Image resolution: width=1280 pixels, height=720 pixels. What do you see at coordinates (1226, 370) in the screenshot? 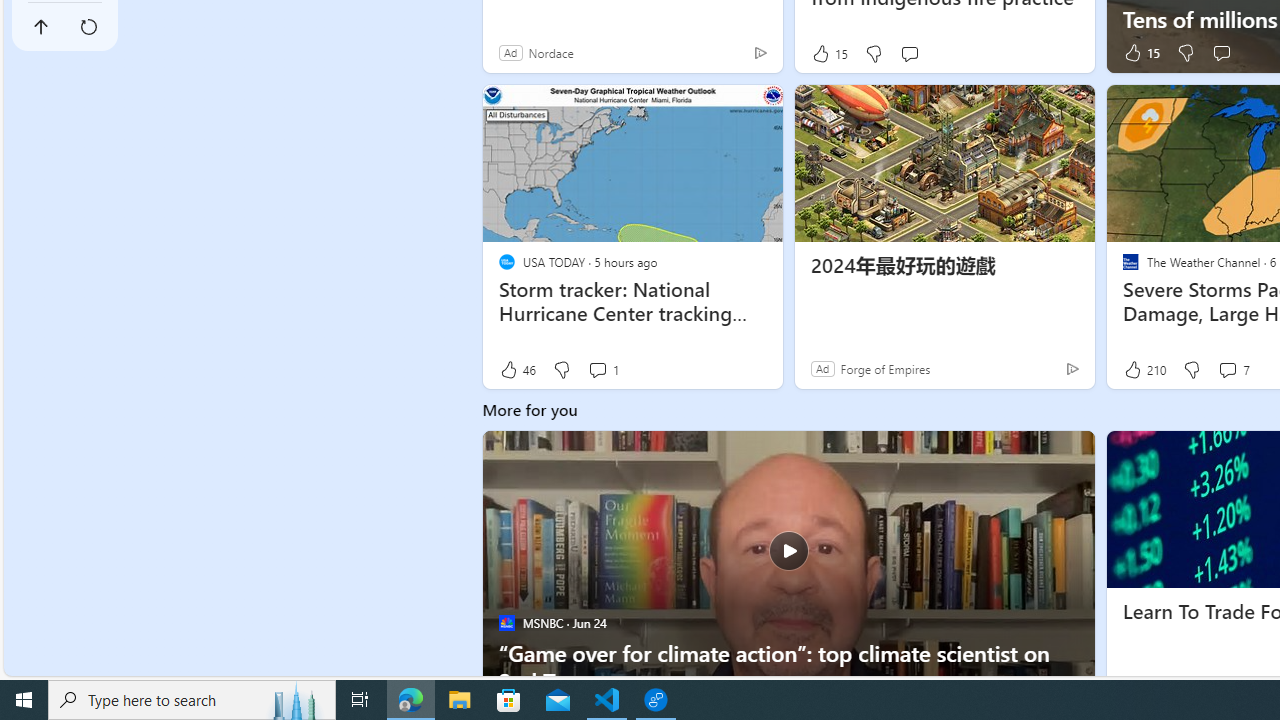
I see `'View comments 7 Comment'` at bounding box center [1226, 370].